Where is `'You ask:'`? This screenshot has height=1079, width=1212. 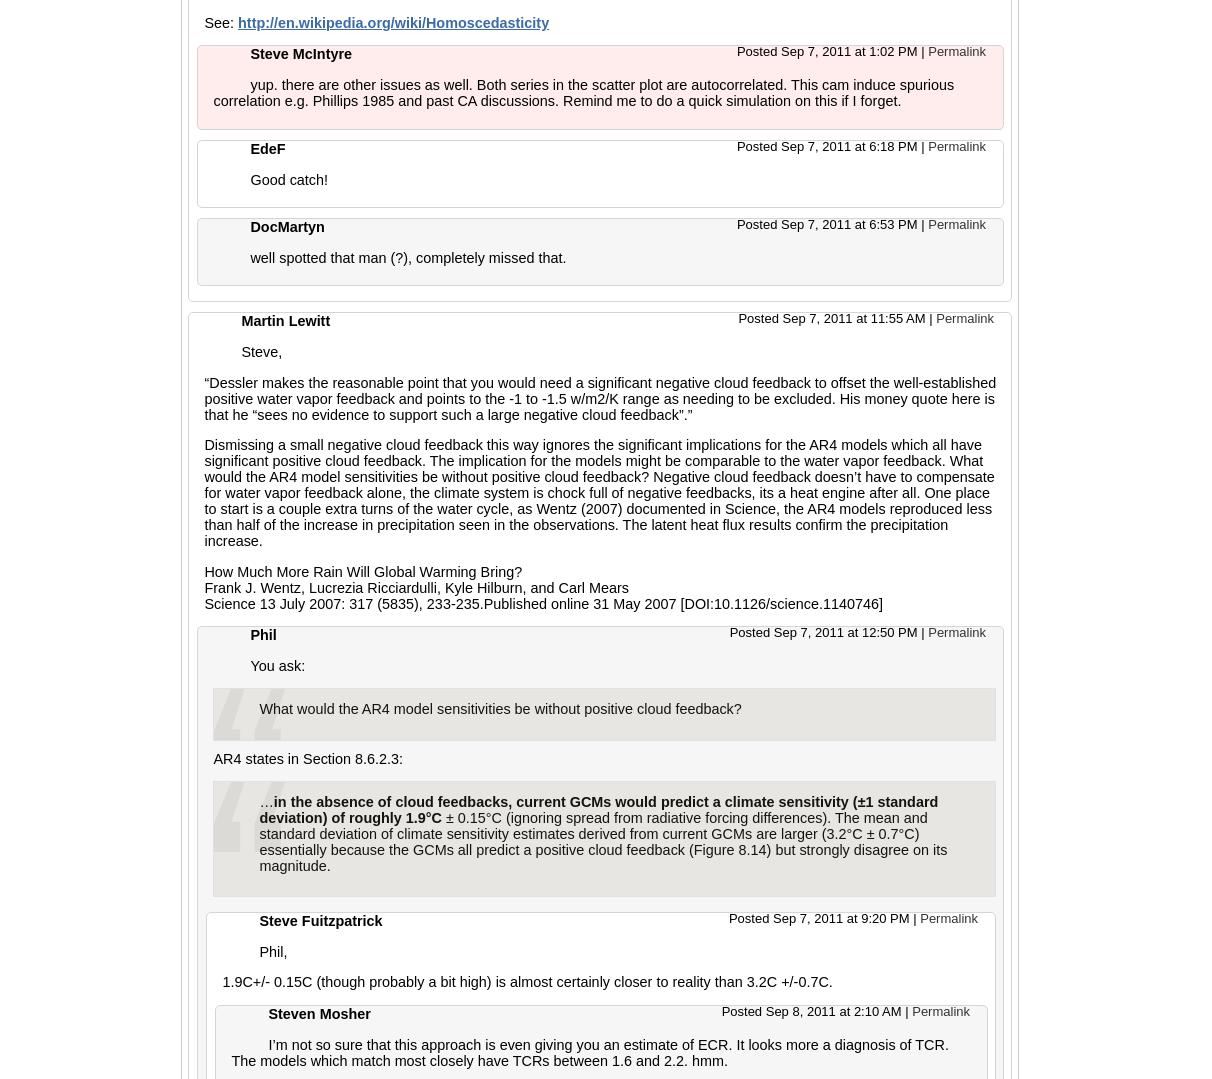 'You ask:' is located at coordinates (277, 664).